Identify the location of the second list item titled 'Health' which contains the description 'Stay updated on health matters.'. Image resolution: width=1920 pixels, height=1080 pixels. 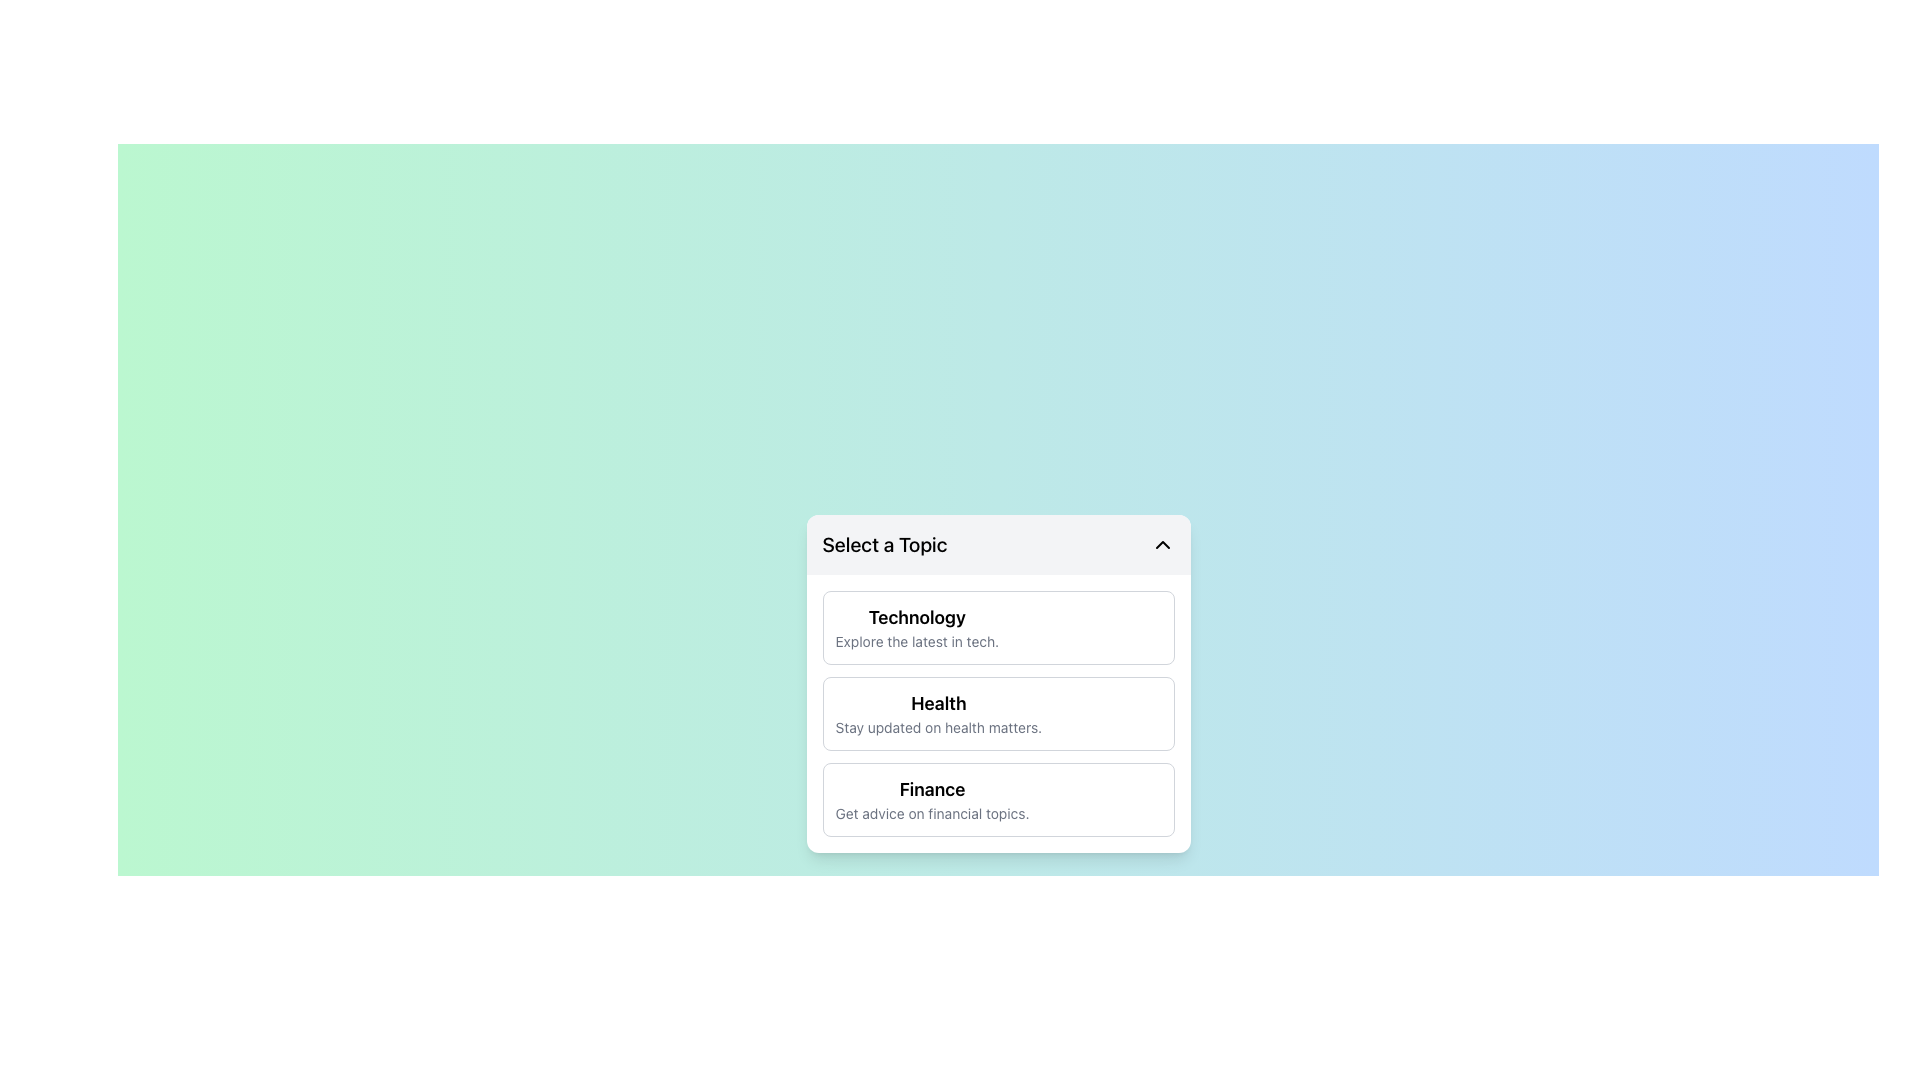
(998, 712).